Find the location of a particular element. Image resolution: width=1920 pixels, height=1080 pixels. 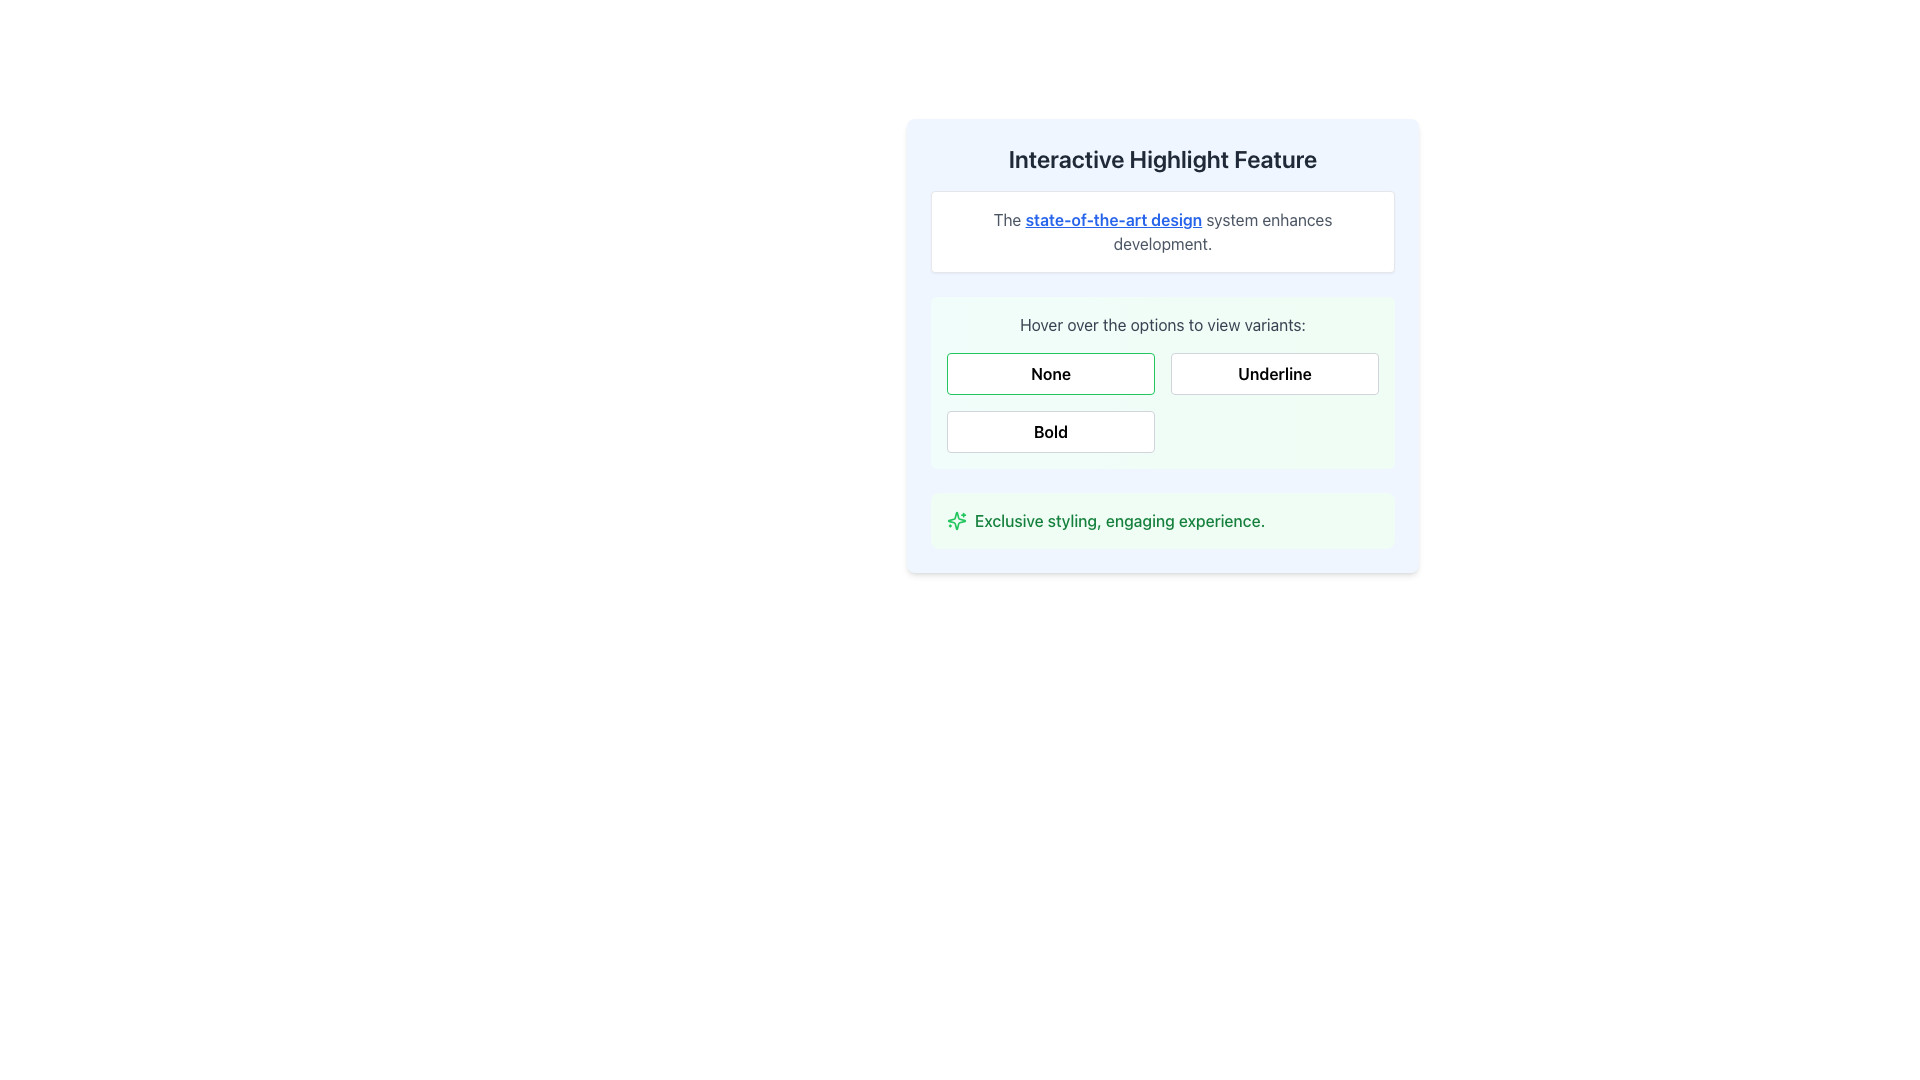

the sparkles icon, which is styled with green color and outlined design, located on the left of the text 'Exclusive styling, engaging experience.' is located at coordinates (955, 519).